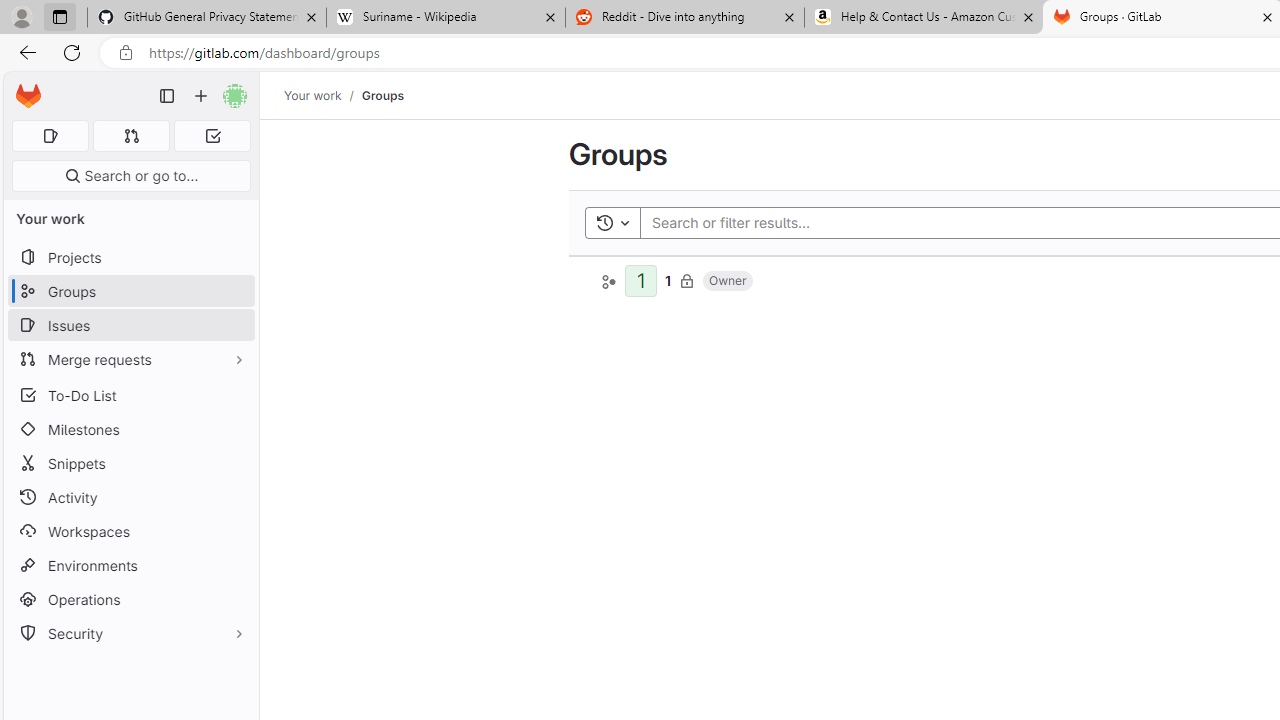 This screenshot has height=720, width=1280. What do you see at coordinates (130, 463) in the screenshot?
I see `'Snippets'` at bounding box center [130, 463].